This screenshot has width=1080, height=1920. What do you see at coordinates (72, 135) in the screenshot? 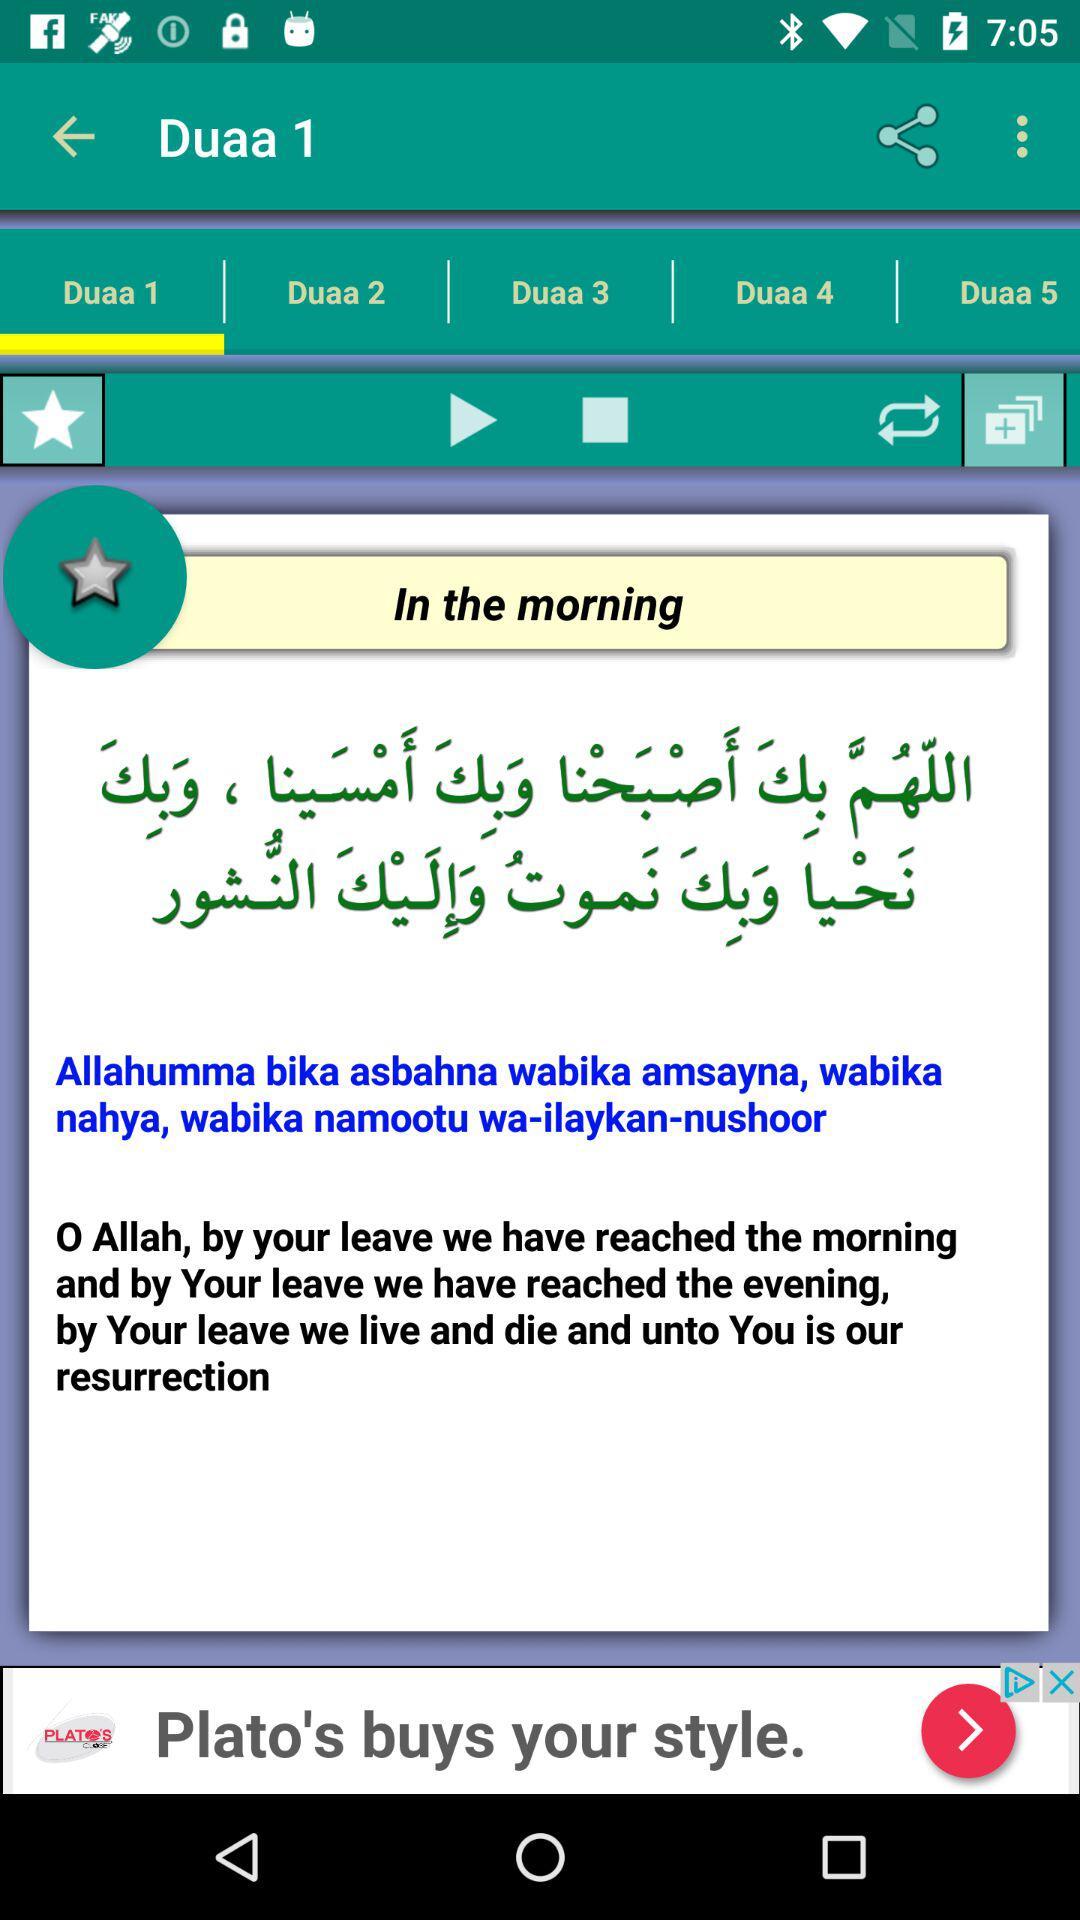
I see `the app next to duaa 1 app` at bounding box center [72, 135].